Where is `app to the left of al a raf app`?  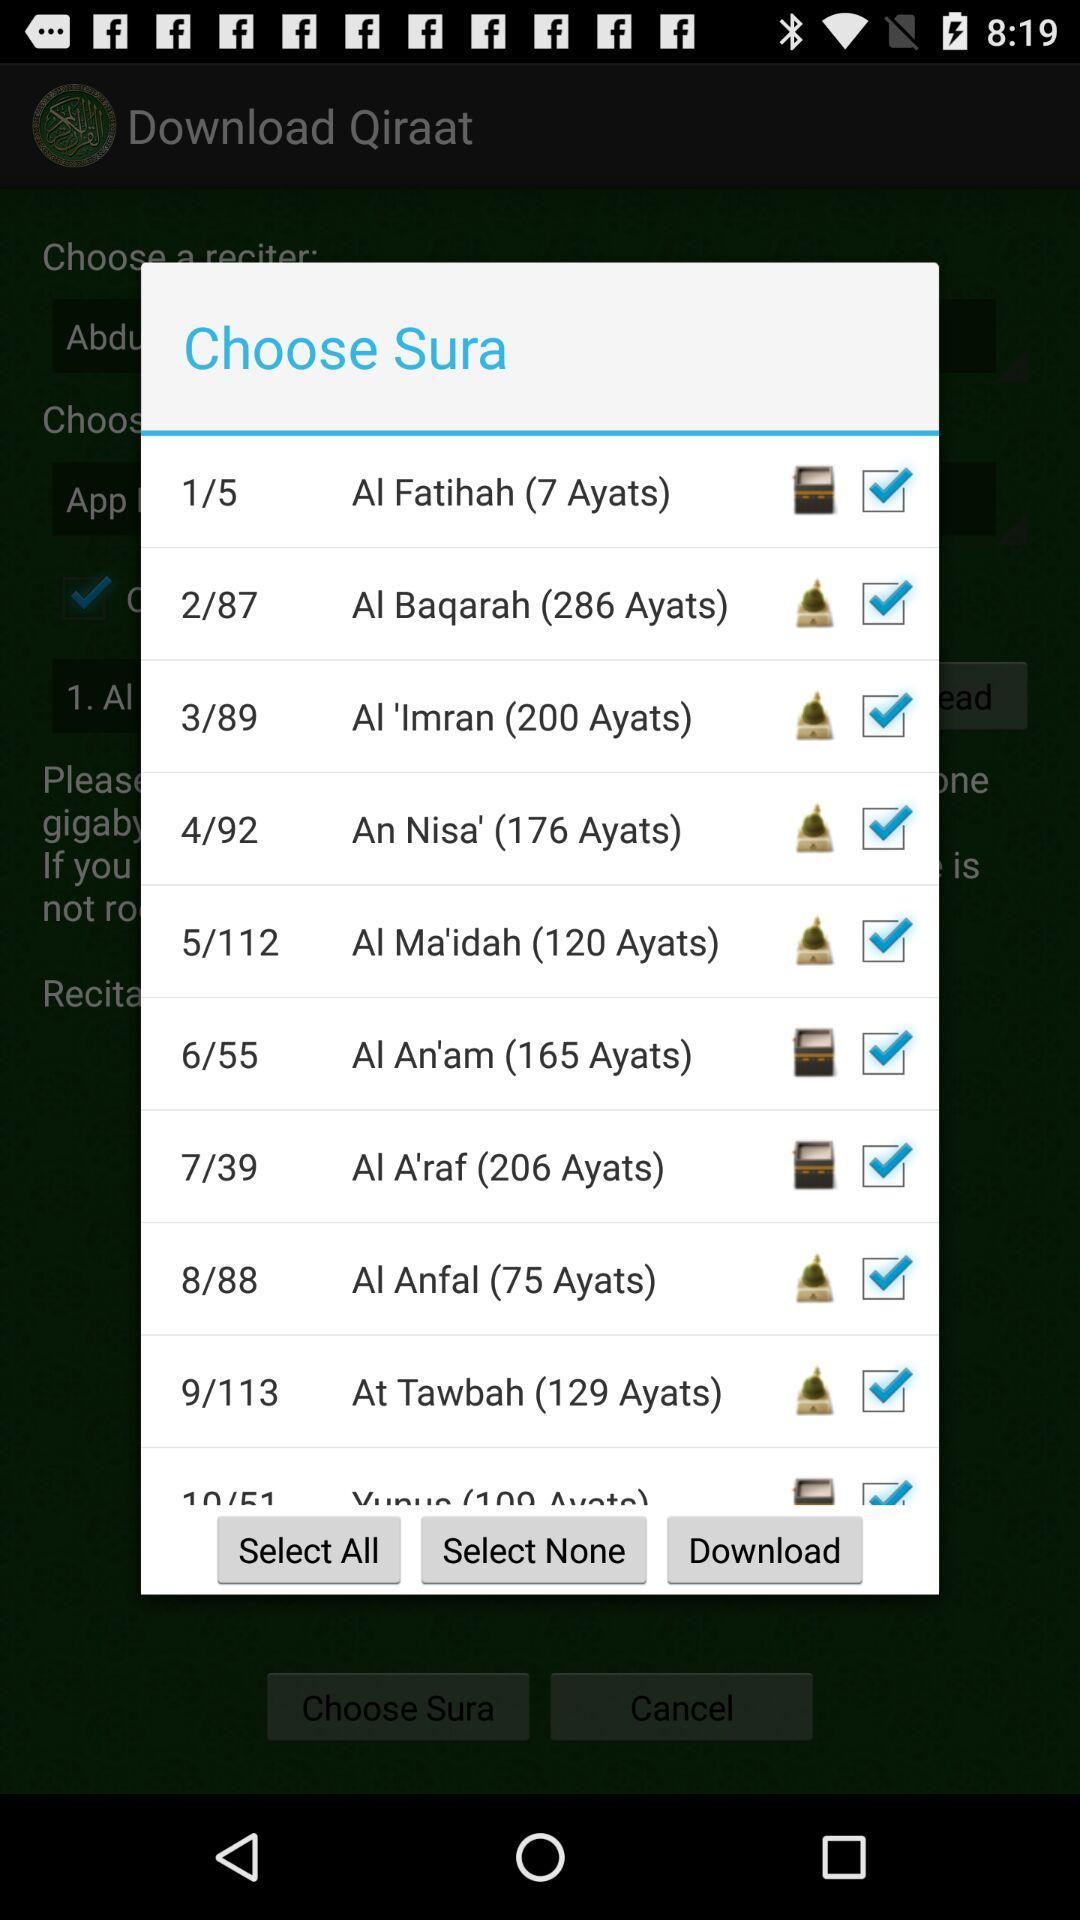
app to the left of al a raf app is located at coordinates (252, 1166).